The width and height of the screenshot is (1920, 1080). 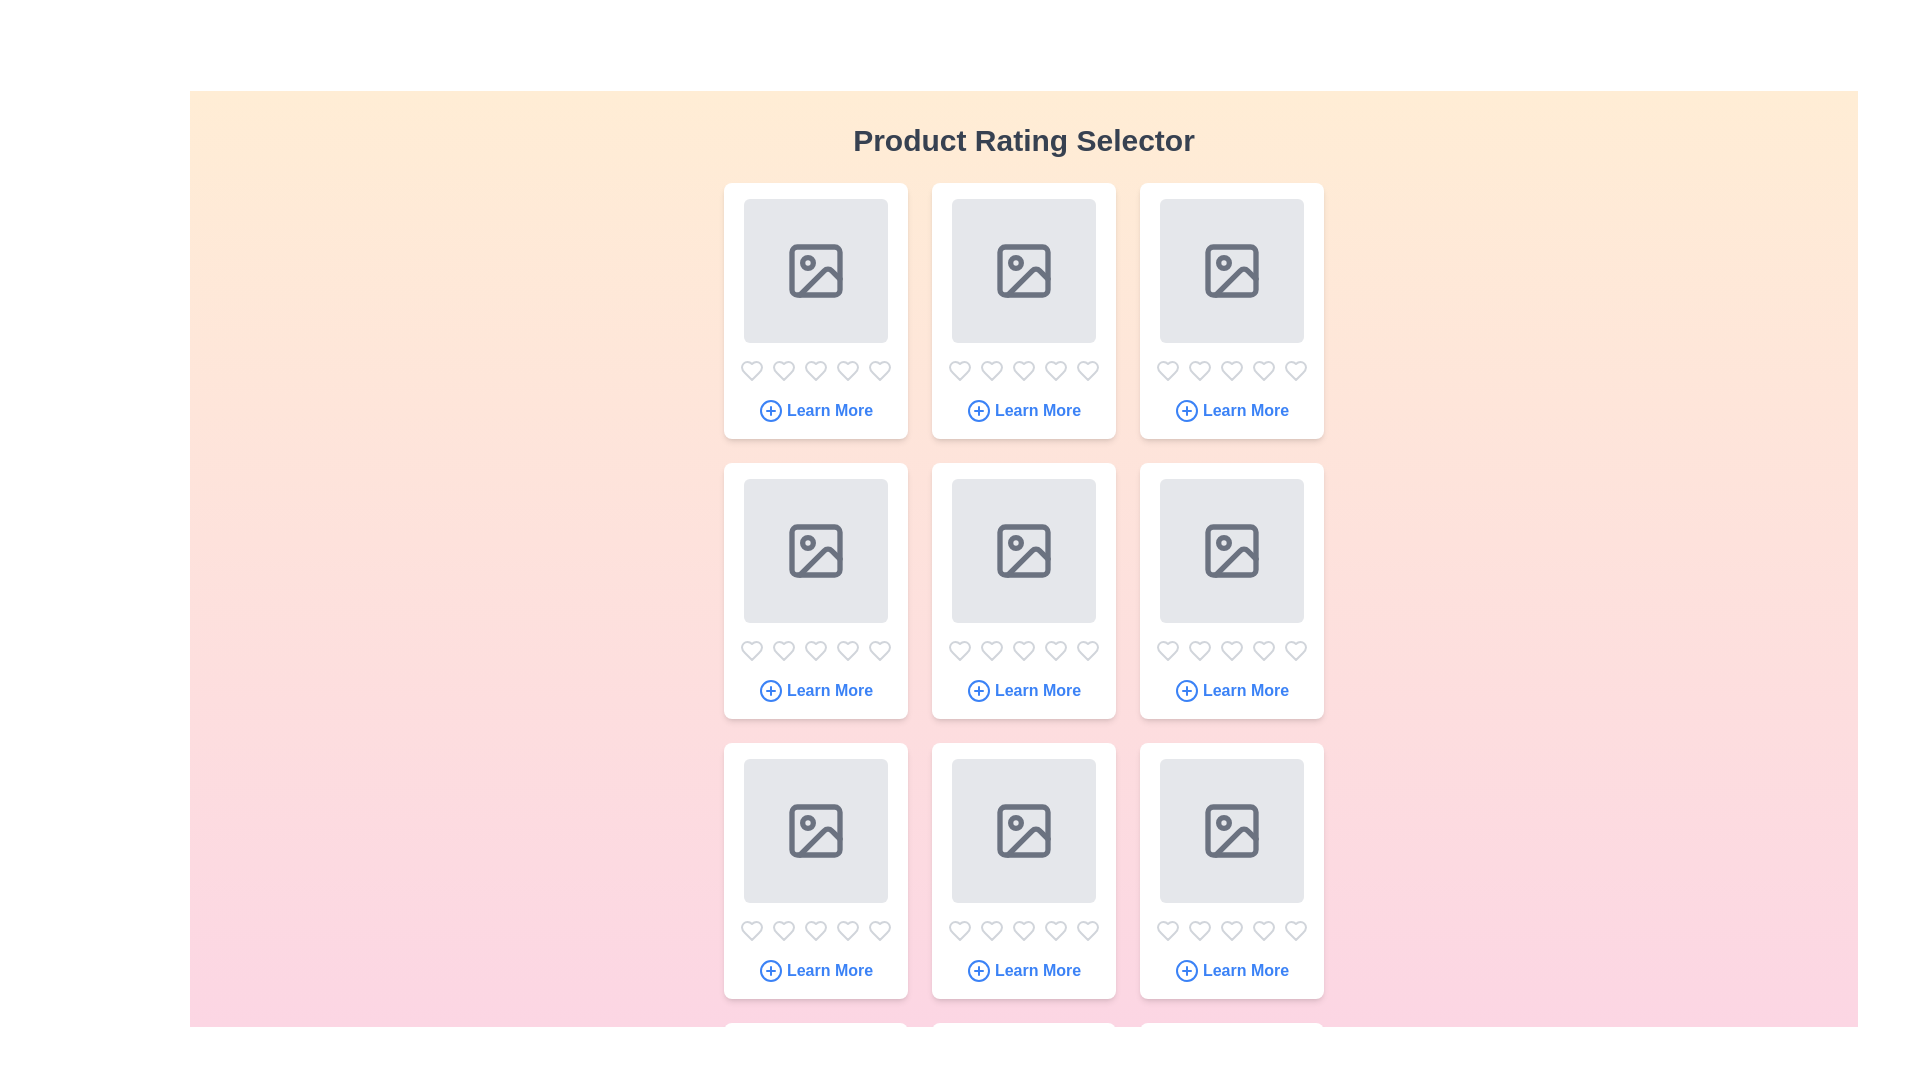 I want to click on the image placeholder of the first product, so click(x=816, y=270).